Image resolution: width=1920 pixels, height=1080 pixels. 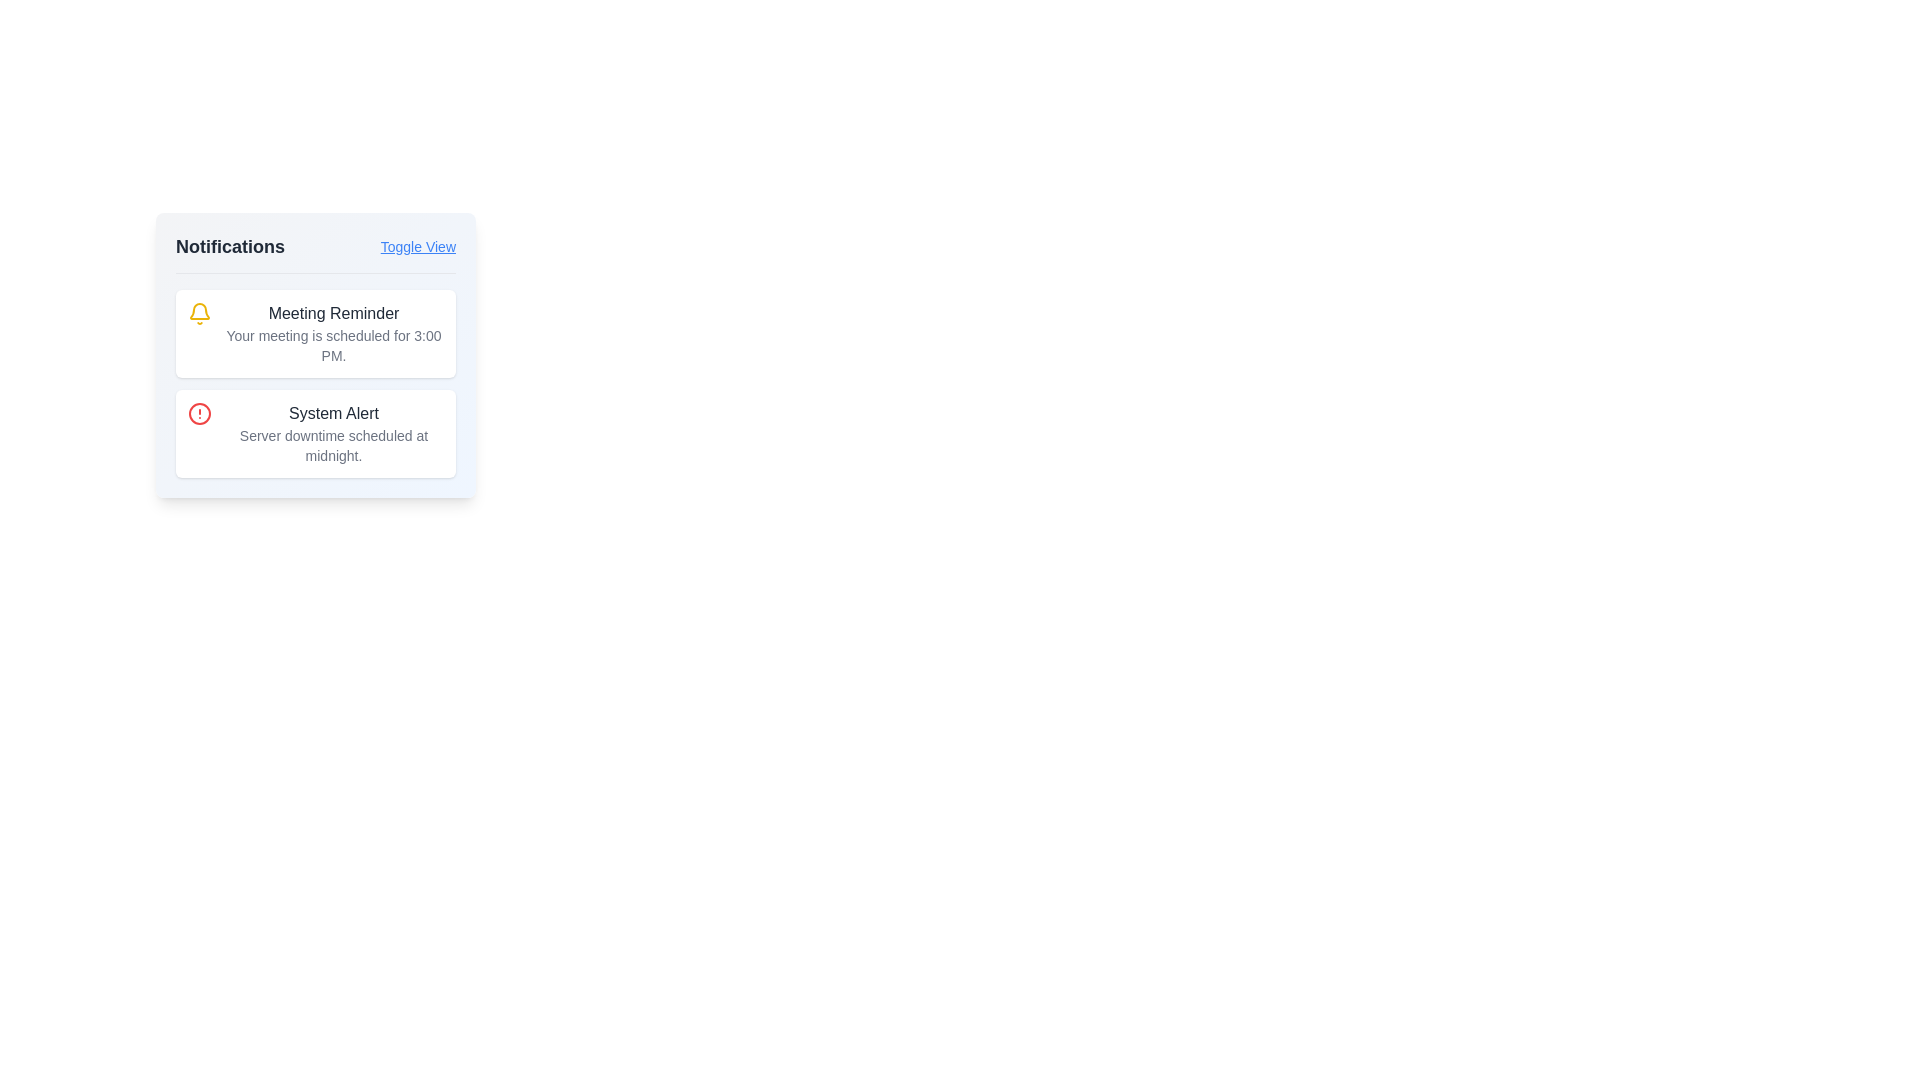 What do you see at coordinates (334, 433) in the screenshot?
I see `alert titled 'System Alert' which contains the message 'Server downtime scheduled at midnight.'` at bounding box center [334, 433].